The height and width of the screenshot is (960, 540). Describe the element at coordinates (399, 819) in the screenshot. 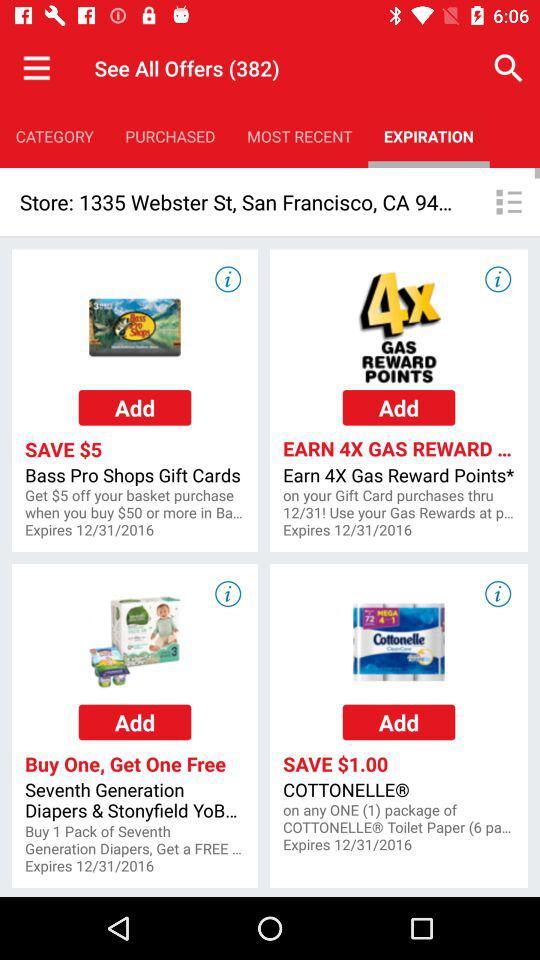

I see `the item next to seventh generation diapers app` at that location.